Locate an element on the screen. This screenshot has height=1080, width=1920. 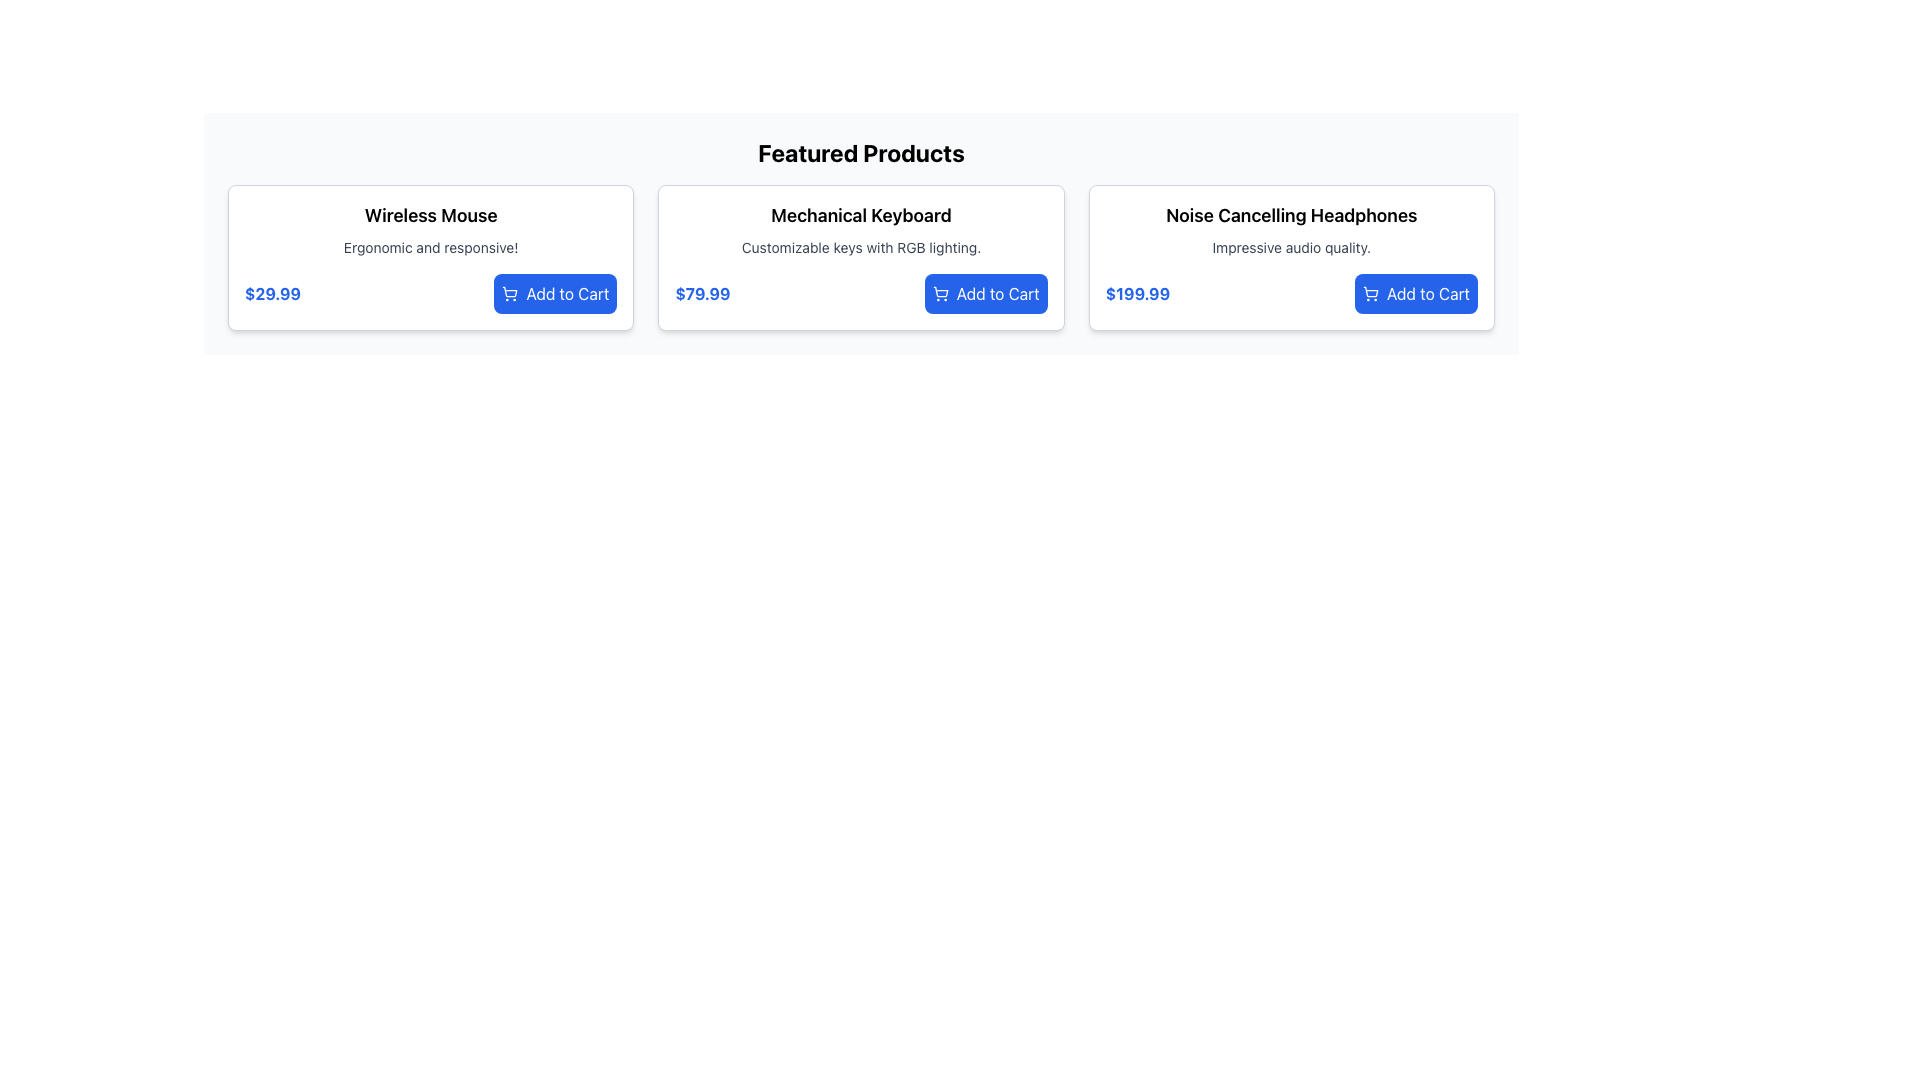
the interactive button located at the bottom-right corner of the first product card in the 'Featured Products' section is located at coordinates (555, 293).